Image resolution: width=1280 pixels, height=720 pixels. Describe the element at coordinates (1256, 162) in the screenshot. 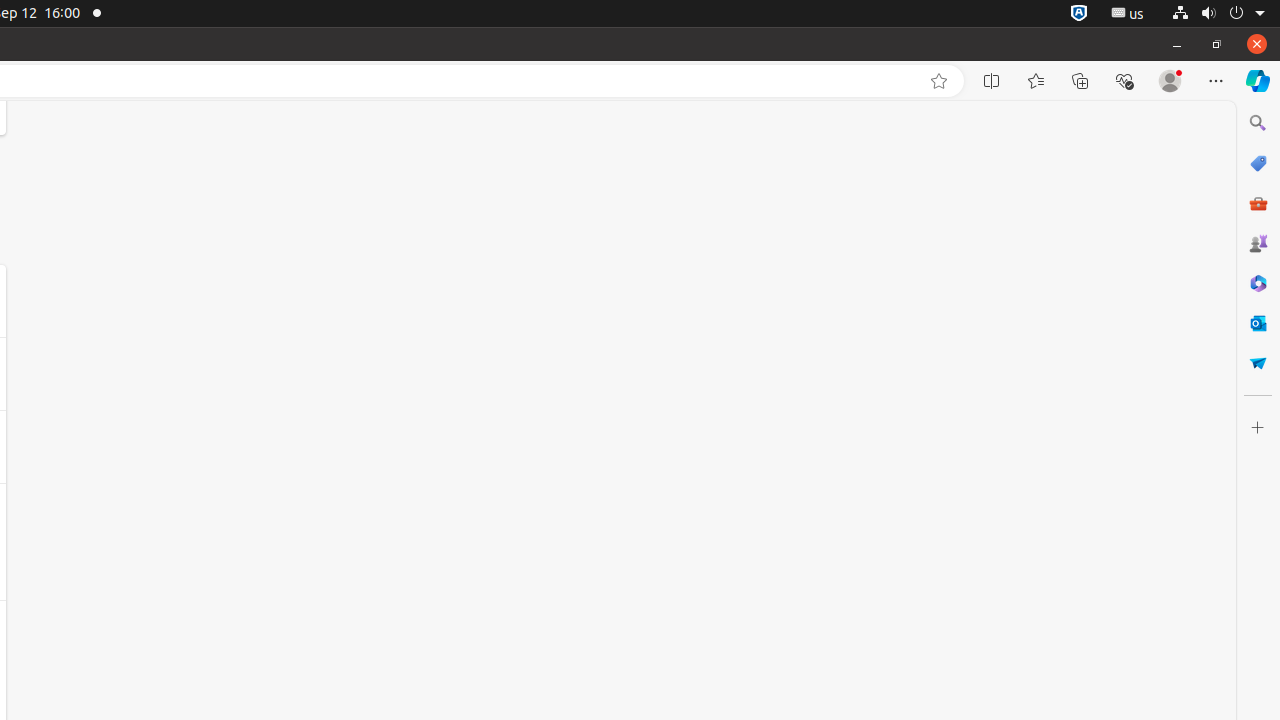

I see `'Microsoft Shopping'` at that location.